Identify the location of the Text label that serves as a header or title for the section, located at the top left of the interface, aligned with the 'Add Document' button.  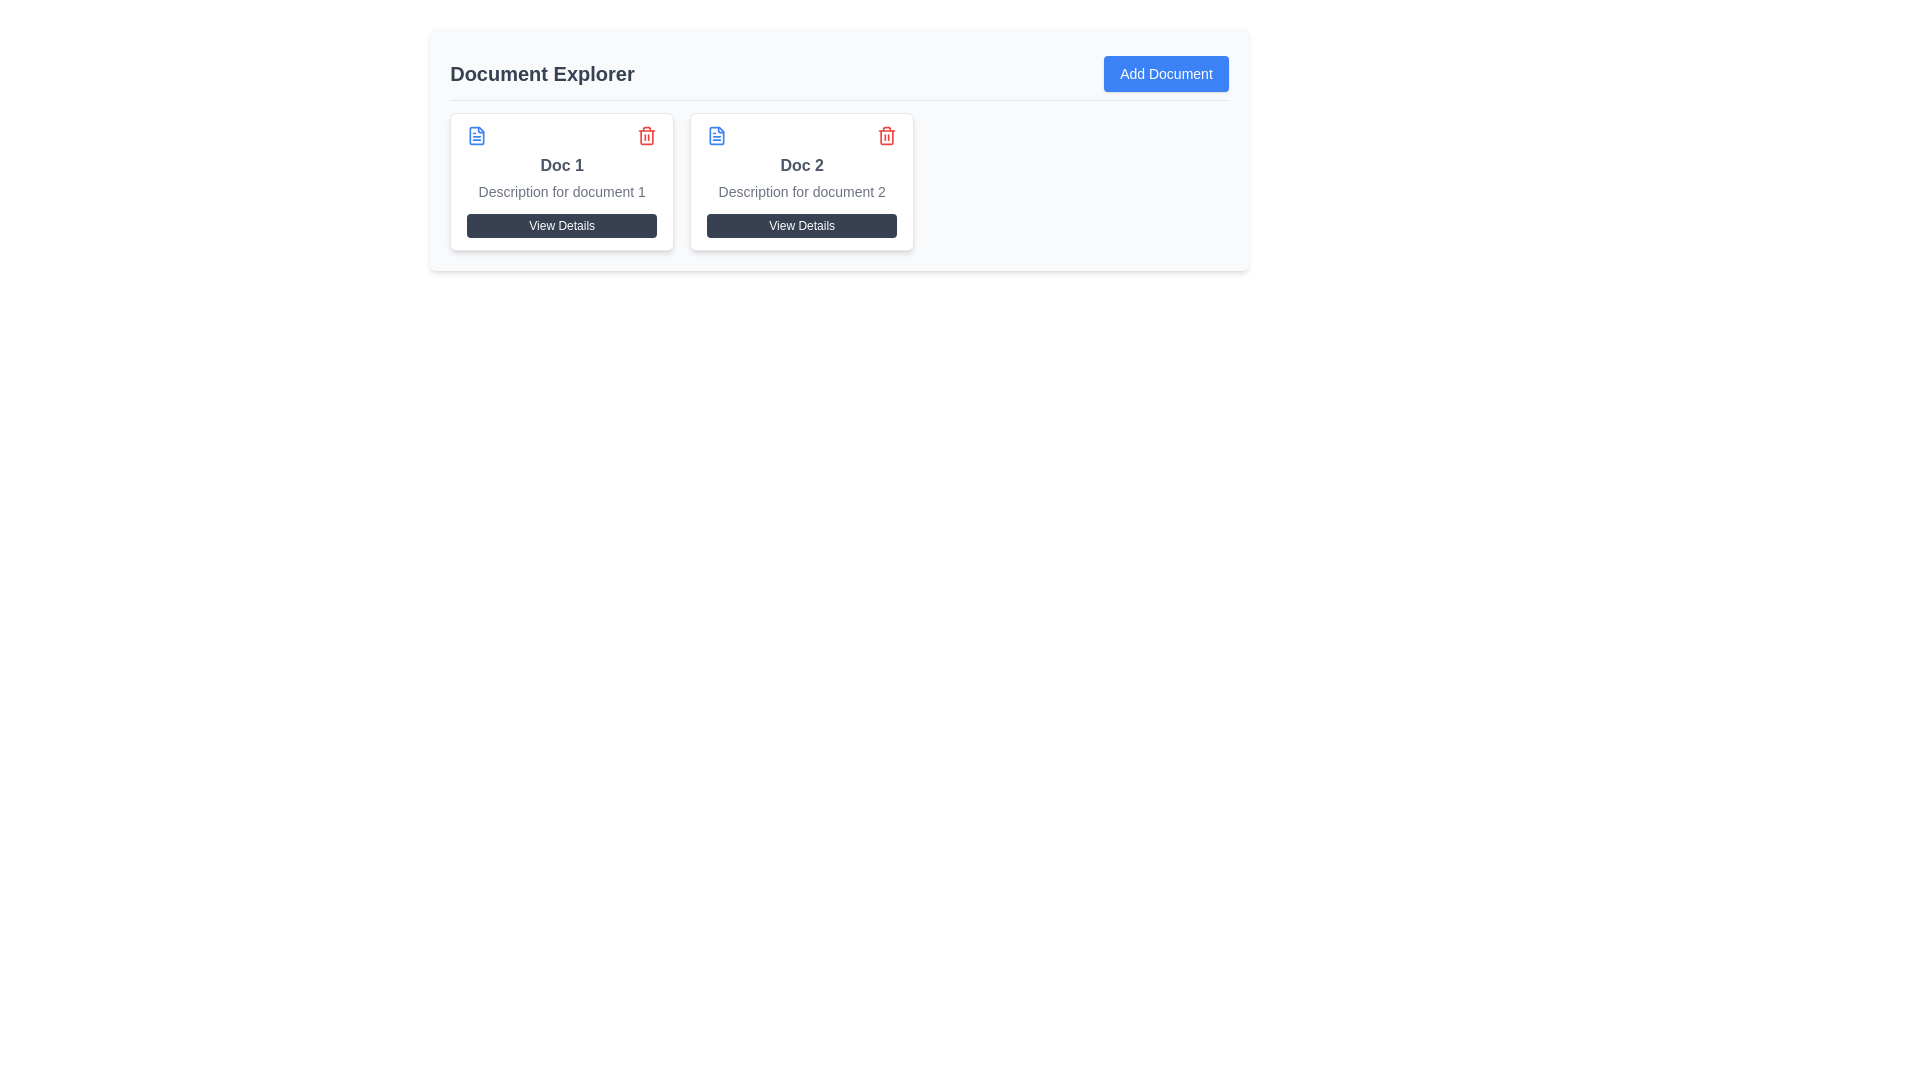
(542, 72).